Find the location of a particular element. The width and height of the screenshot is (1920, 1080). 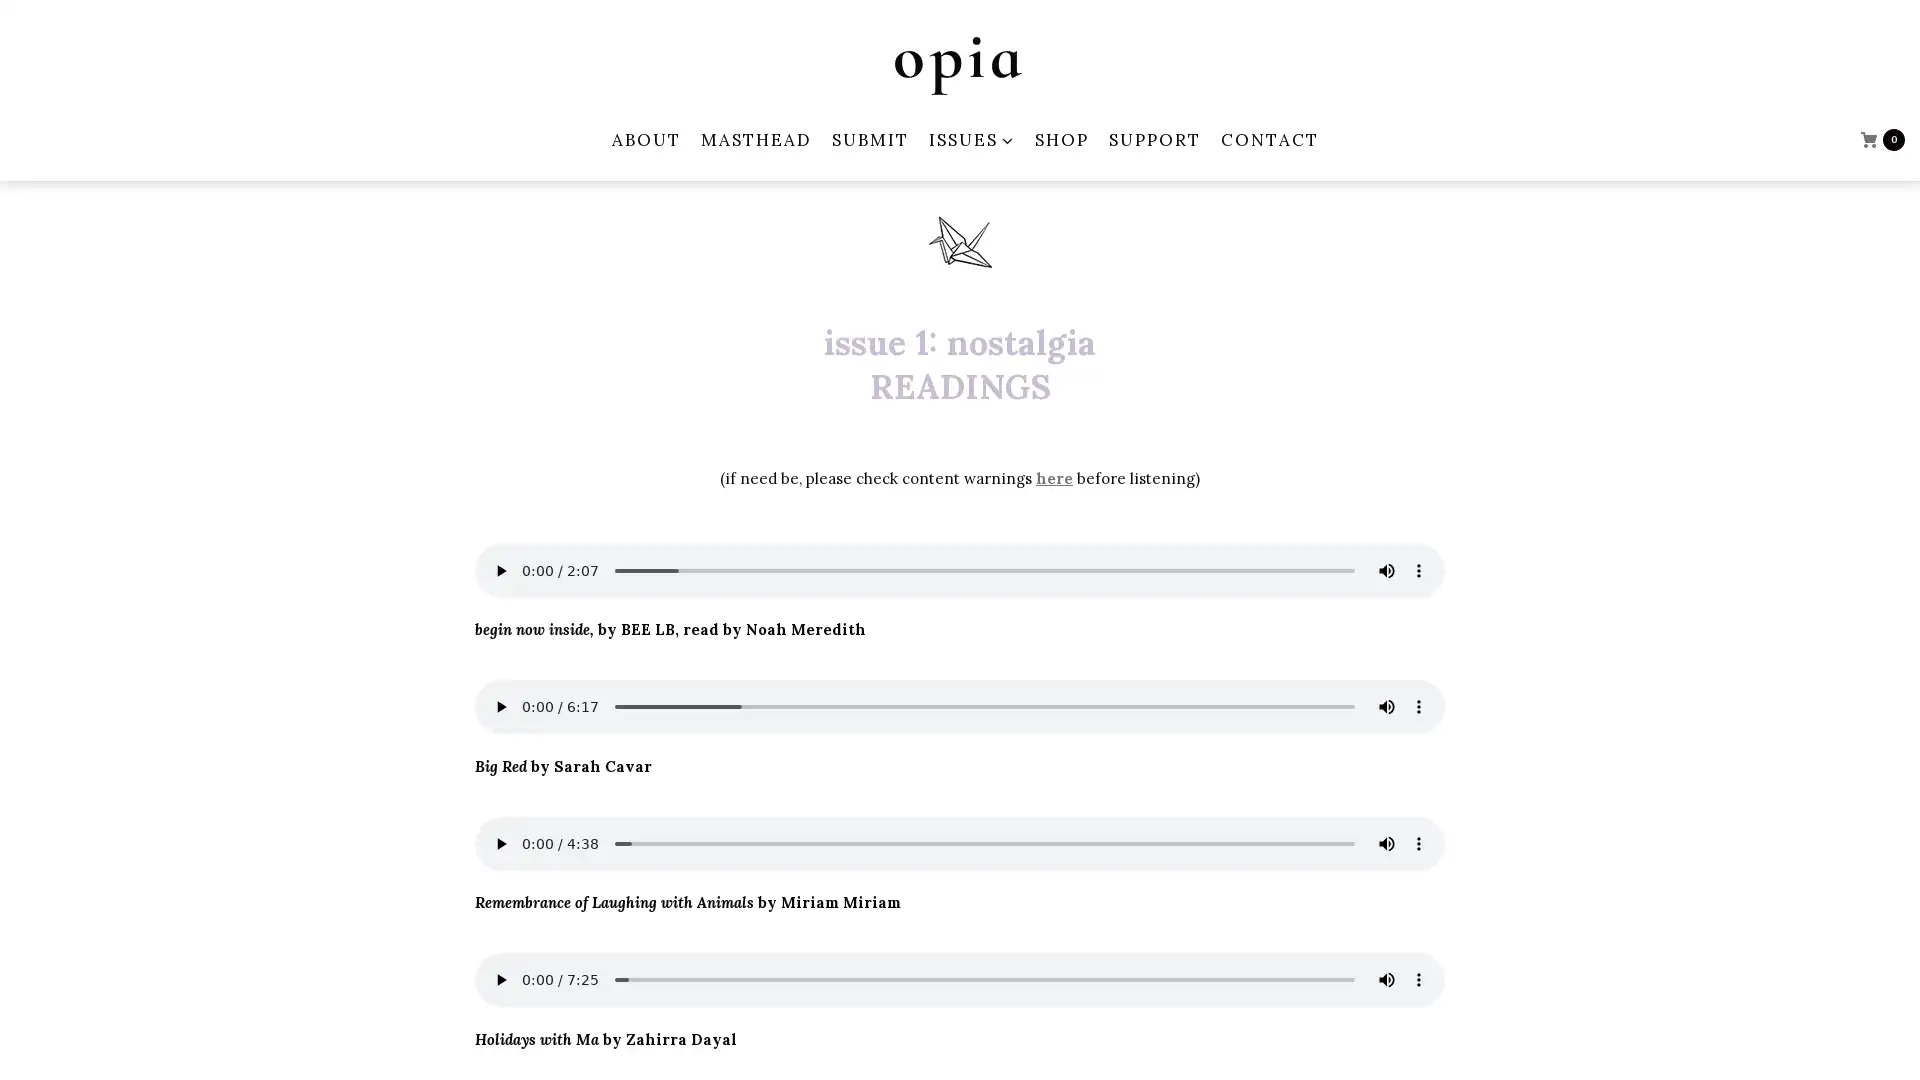

play is located at coordinates (500, 570).